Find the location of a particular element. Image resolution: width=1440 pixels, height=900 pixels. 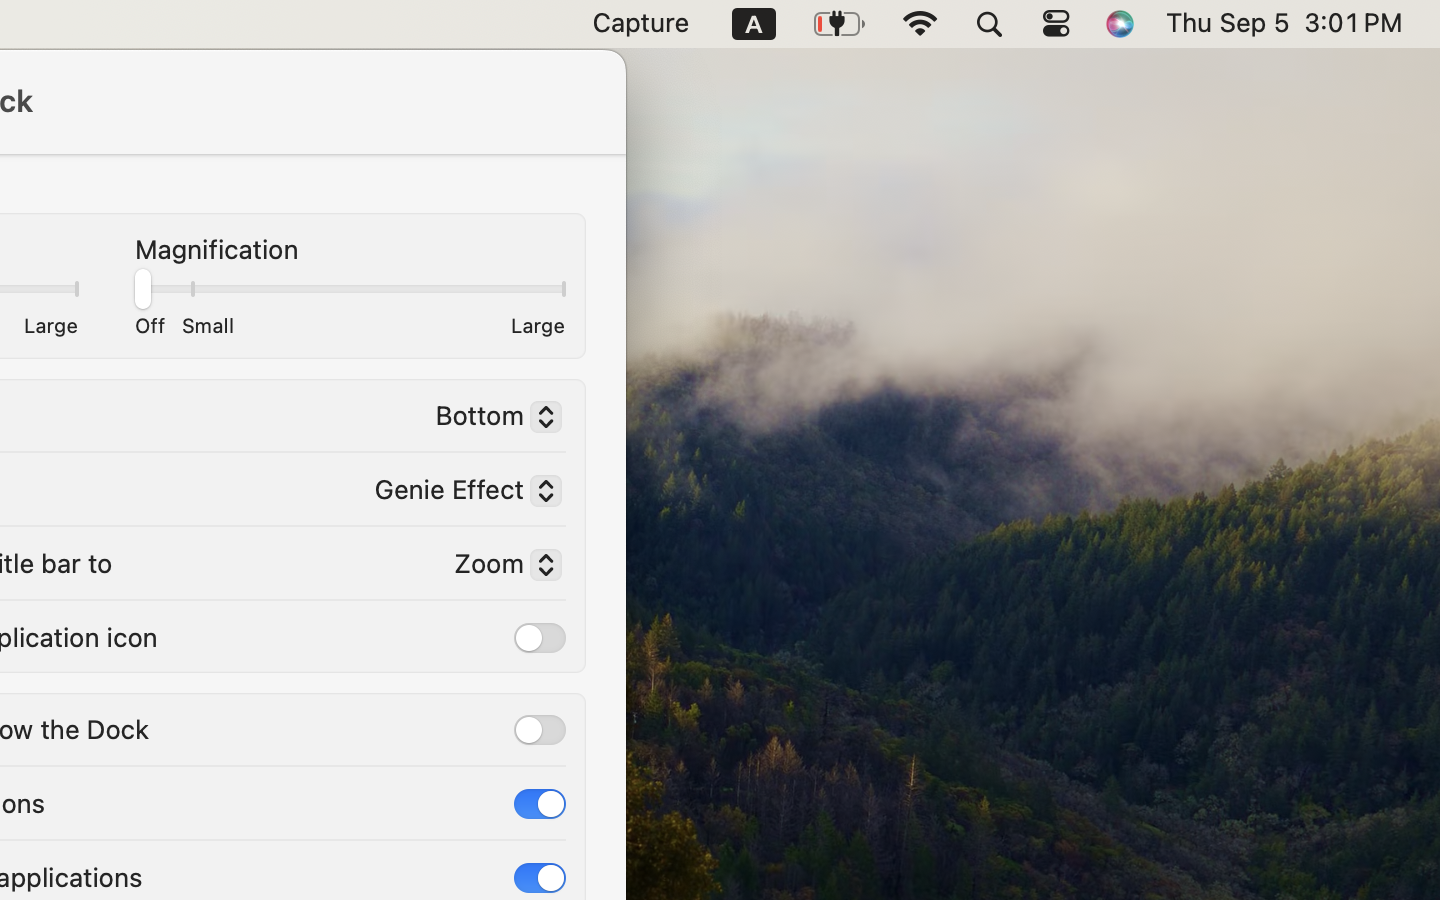

'Zoom' is located at coordinates (498, 567).